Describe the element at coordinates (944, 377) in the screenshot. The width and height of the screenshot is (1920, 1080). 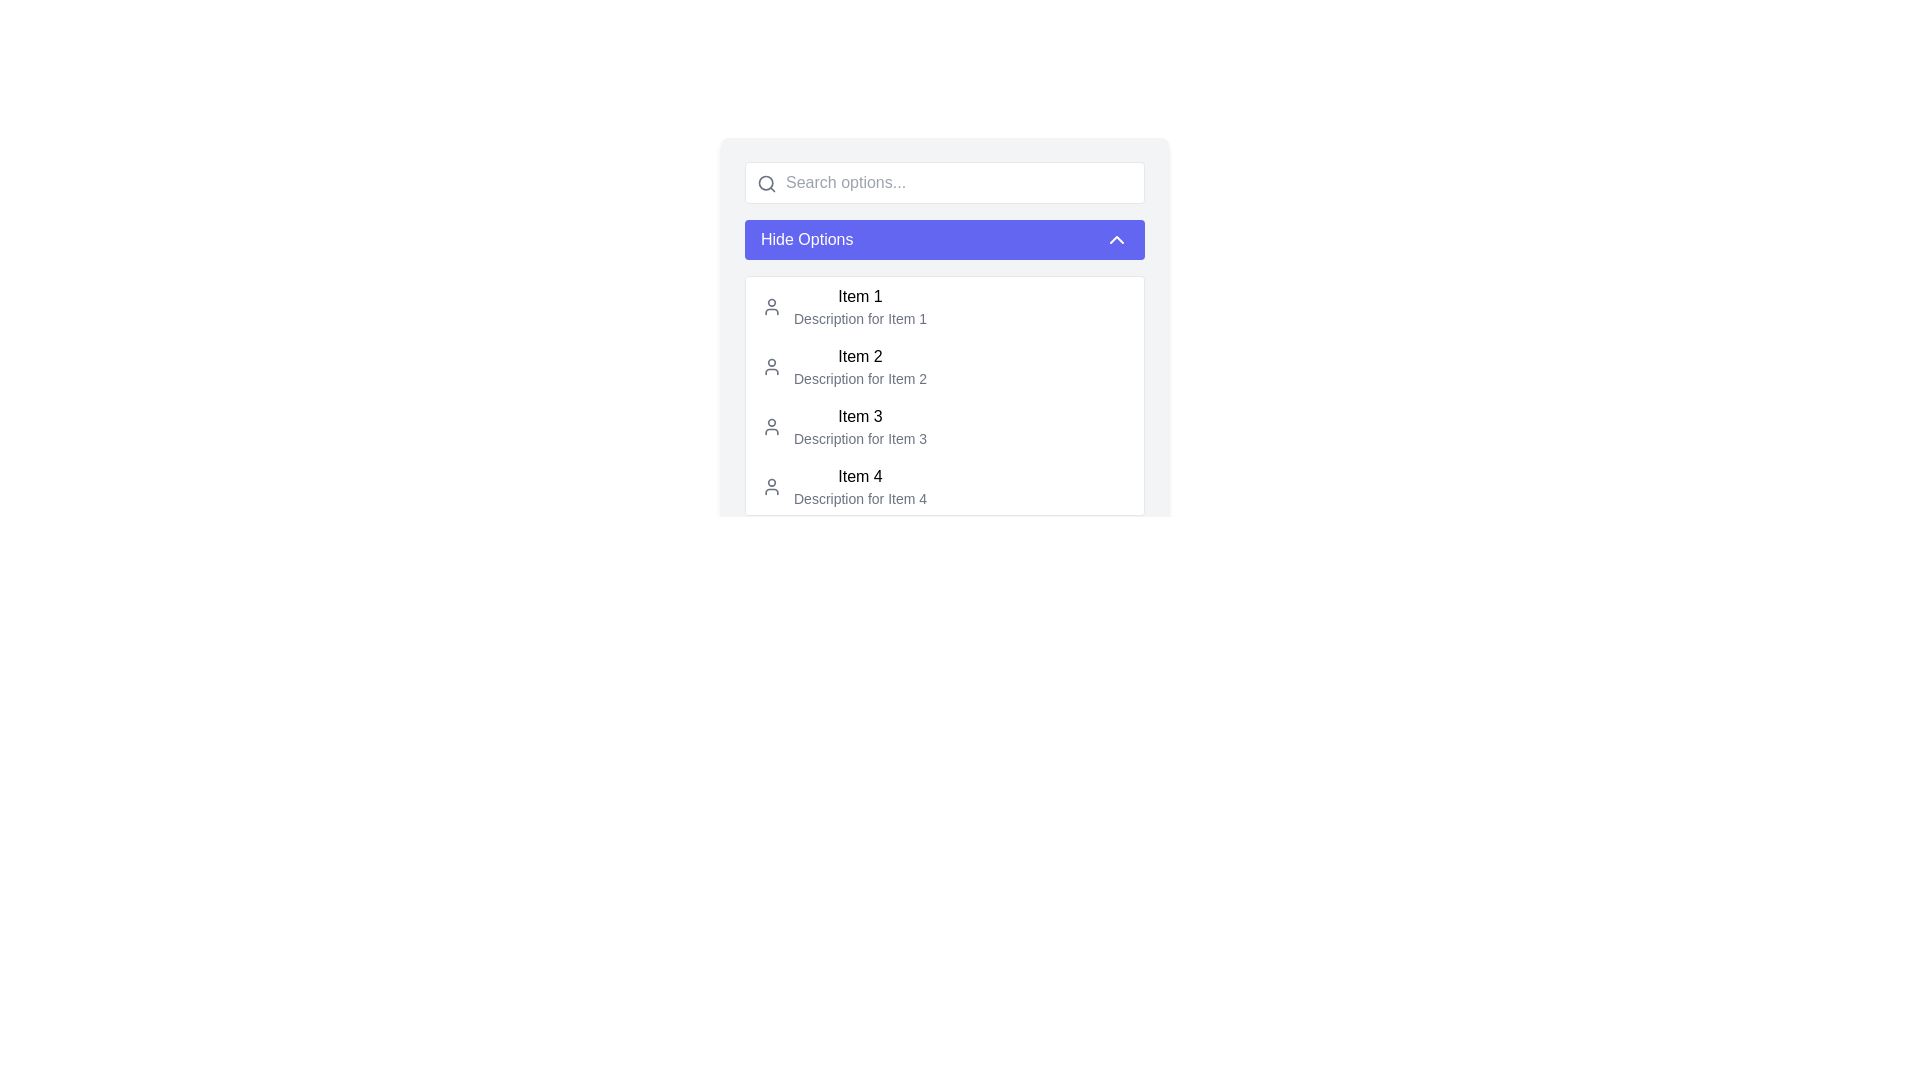
I see `the second list item titled 'Item 2'` at that location.